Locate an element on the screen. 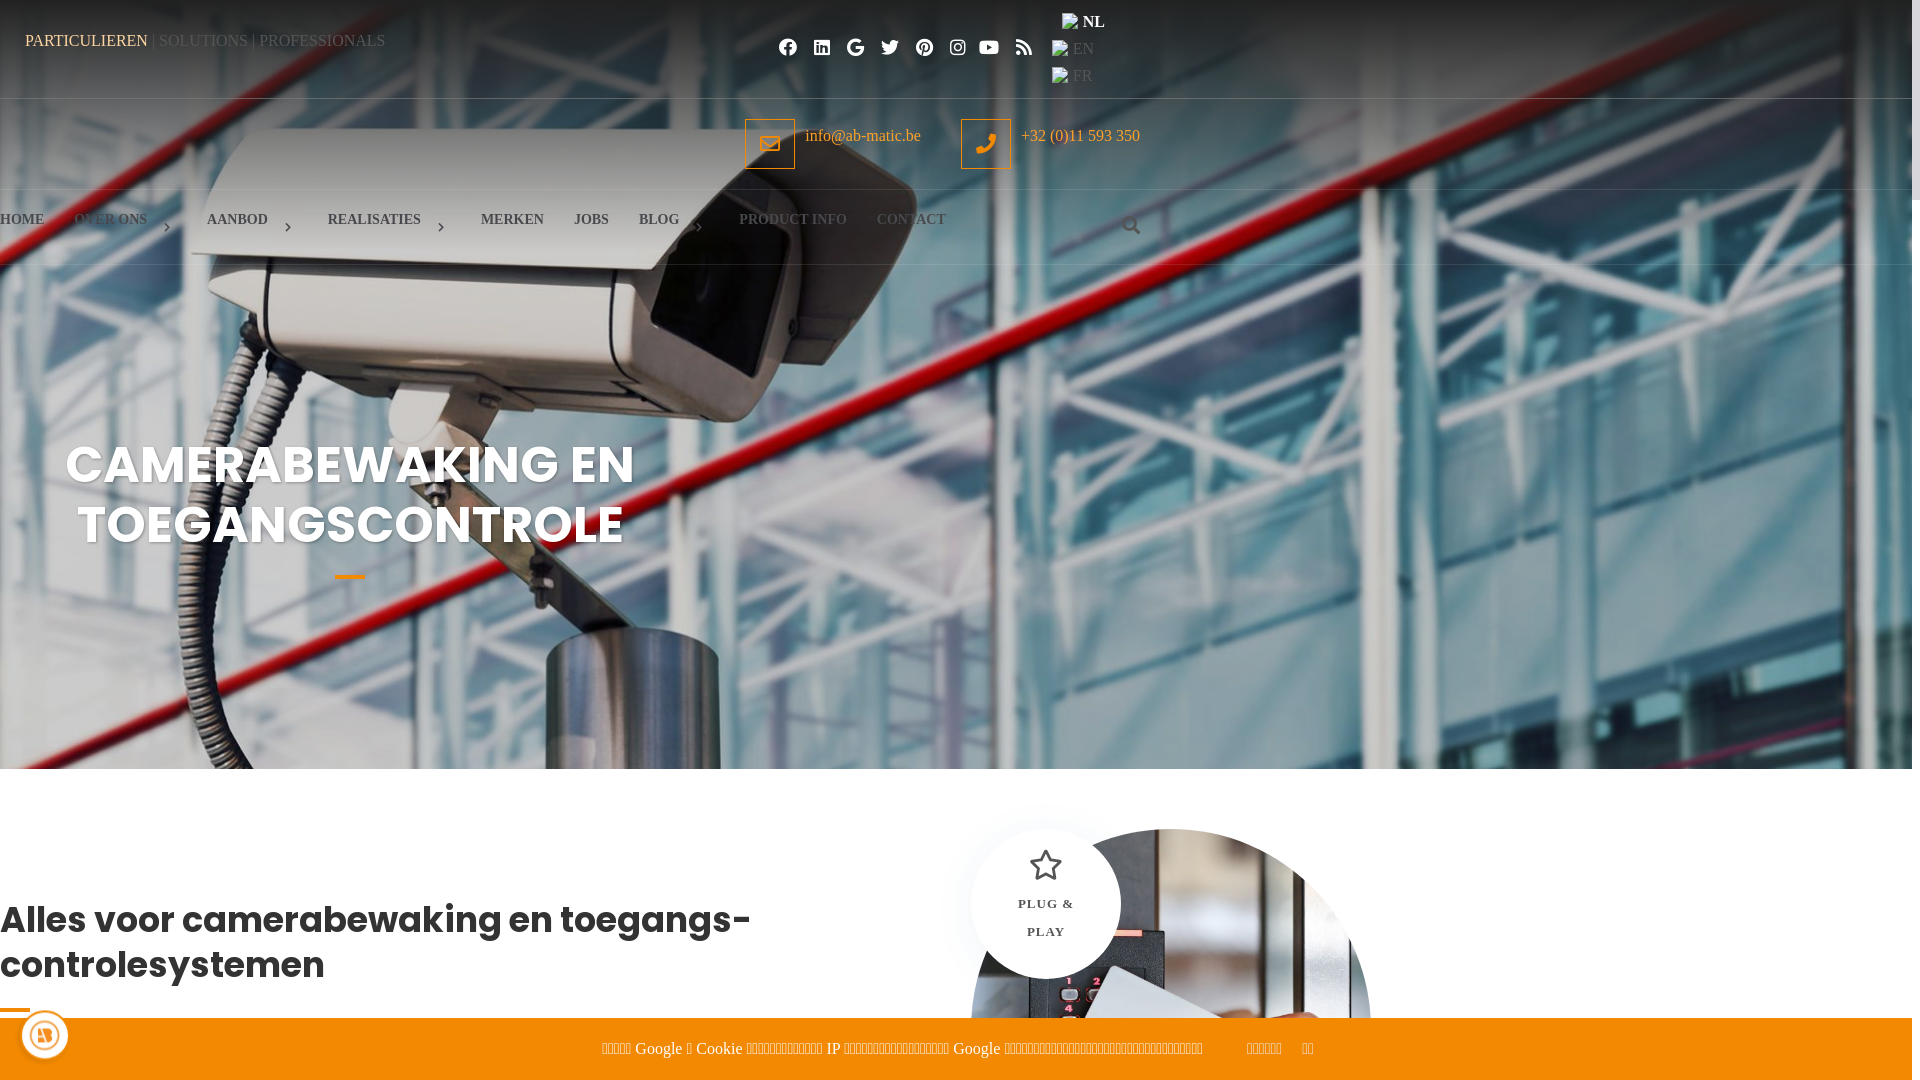  'SOLUTIONS' is located at coordinates (157, 40).